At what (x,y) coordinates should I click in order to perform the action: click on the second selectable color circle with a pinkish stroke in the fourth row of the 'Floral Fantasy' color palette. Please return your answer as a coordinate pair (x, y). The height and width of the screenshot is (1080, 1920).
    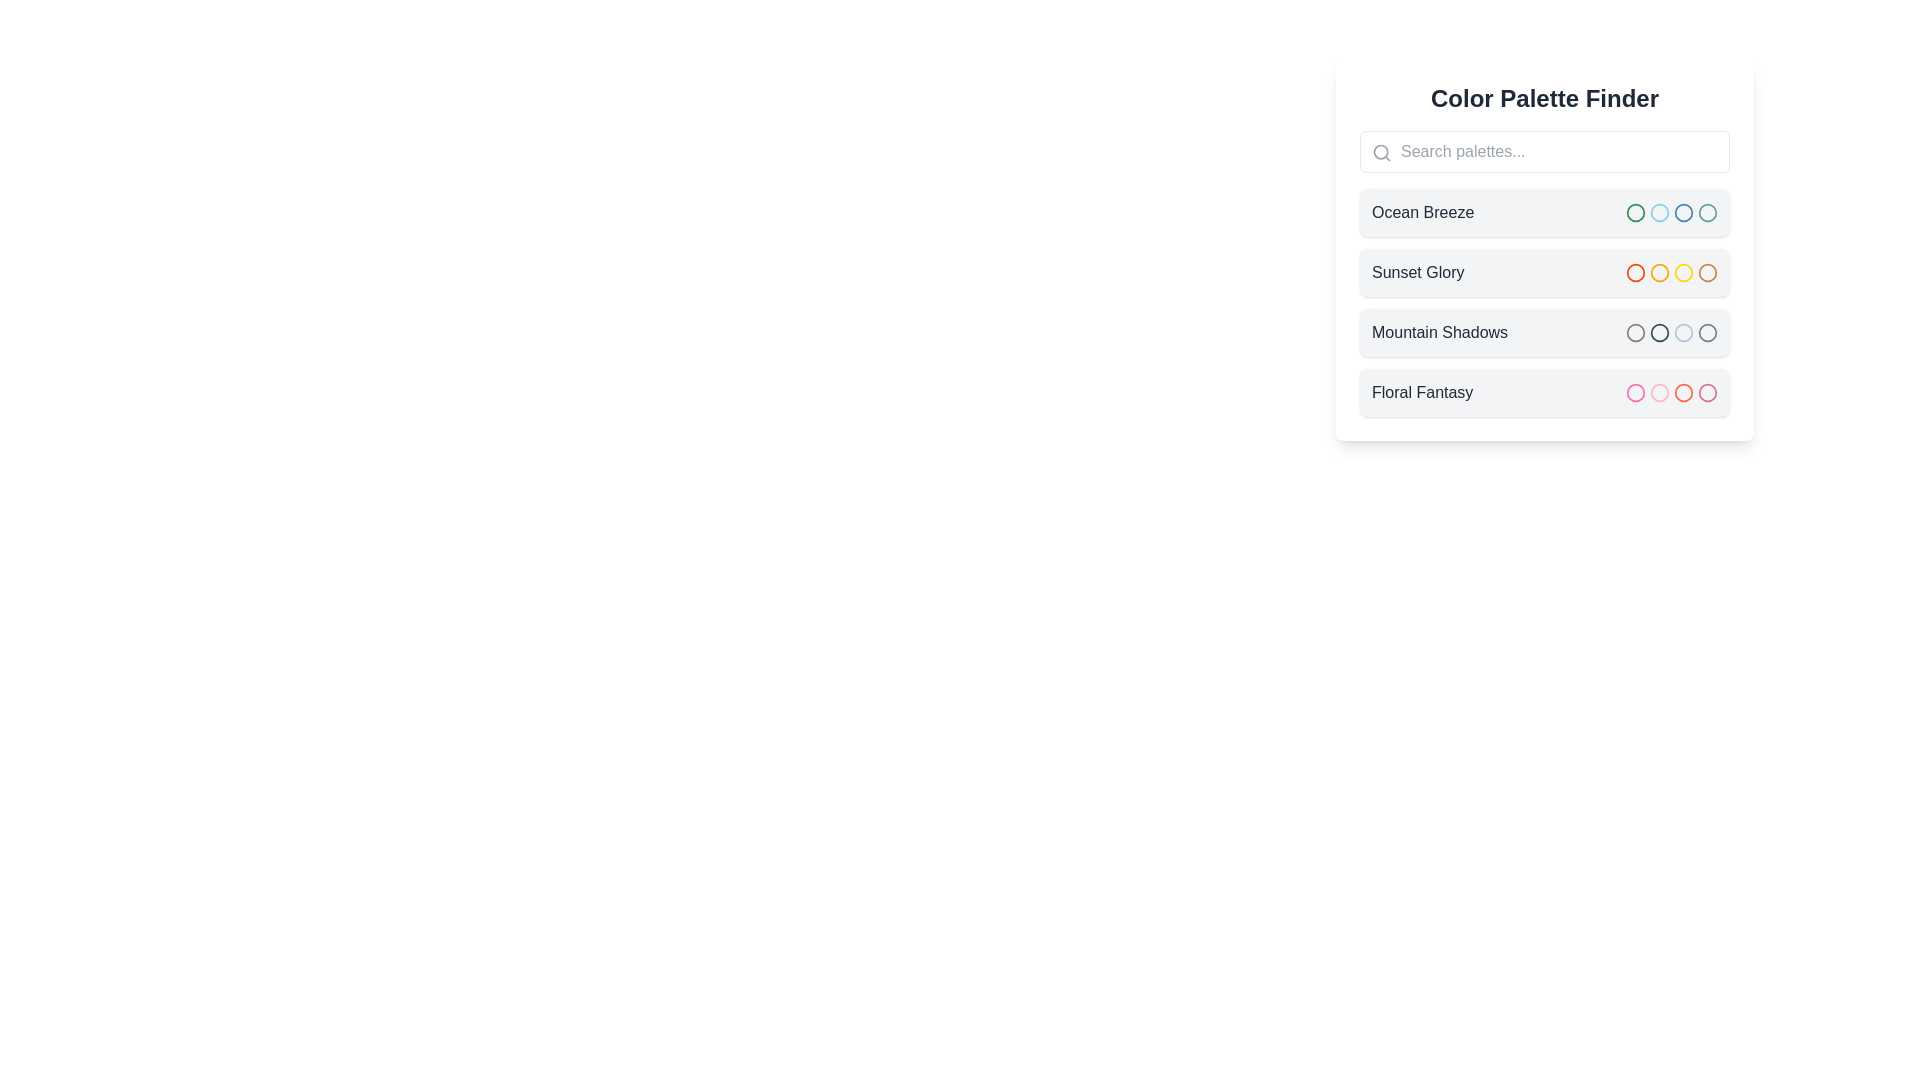
    Looking at the image, I should click on (1660, 393).